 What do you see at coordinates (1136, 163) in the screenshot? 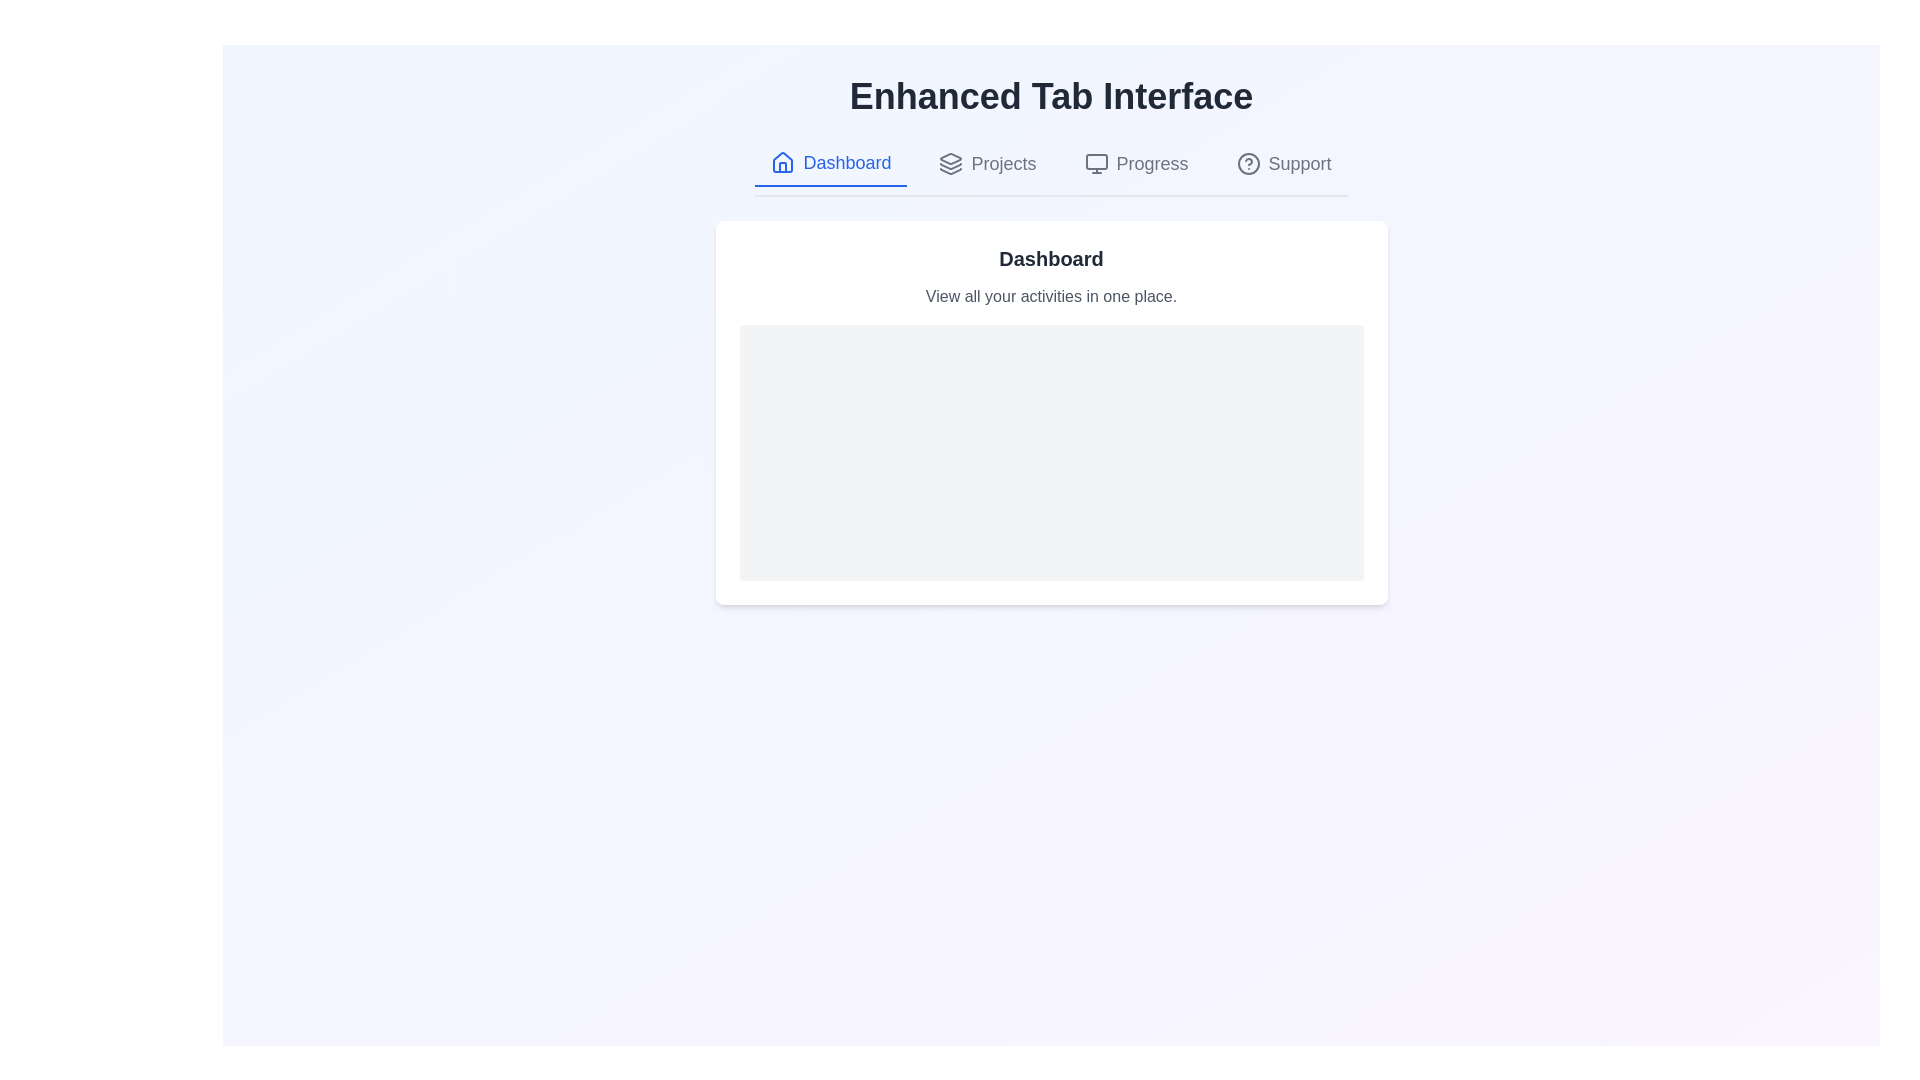
I see `the tab labeled Progress to observe the hover effect` at bounding box center [1136, 163].